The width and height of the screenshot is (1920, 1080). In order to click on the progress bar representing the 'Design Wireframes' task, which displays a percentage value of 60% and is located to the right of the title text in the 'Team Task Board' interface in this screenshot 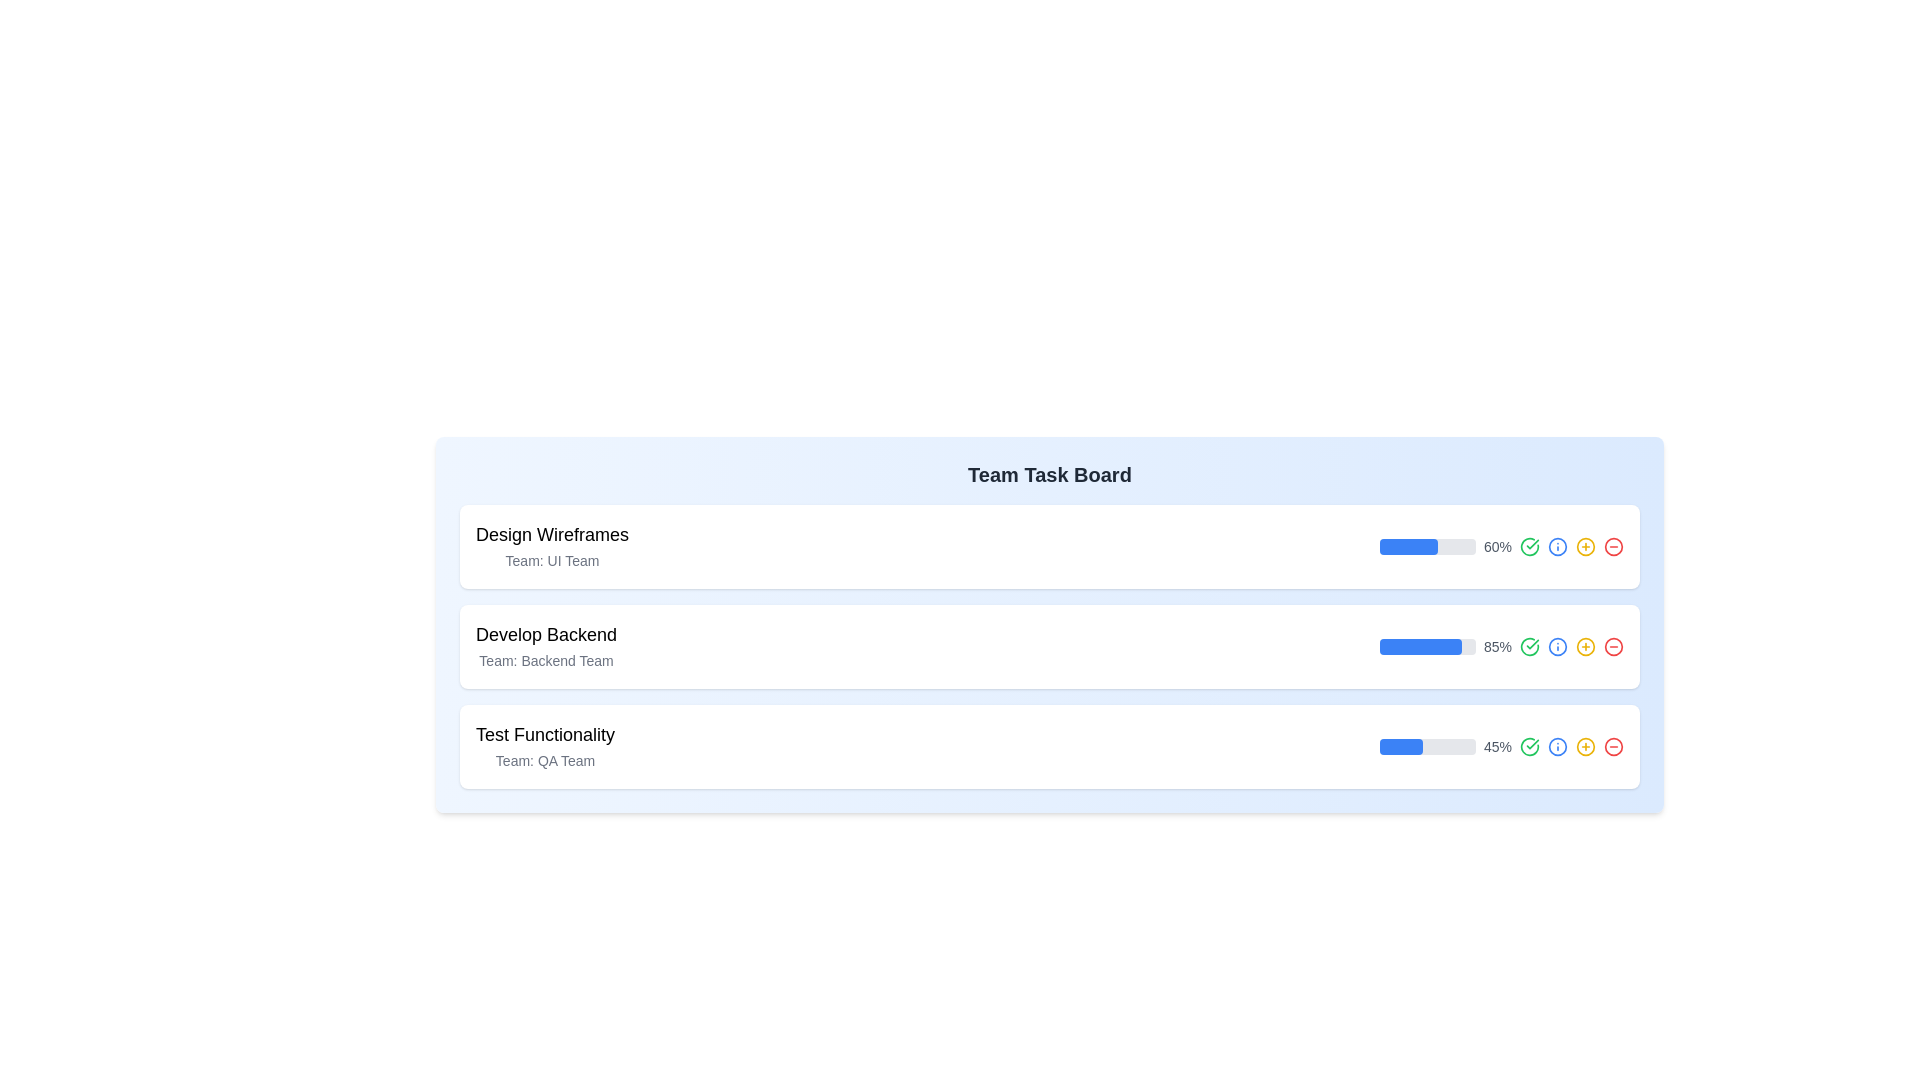, I will do `click(1502, 547)`.